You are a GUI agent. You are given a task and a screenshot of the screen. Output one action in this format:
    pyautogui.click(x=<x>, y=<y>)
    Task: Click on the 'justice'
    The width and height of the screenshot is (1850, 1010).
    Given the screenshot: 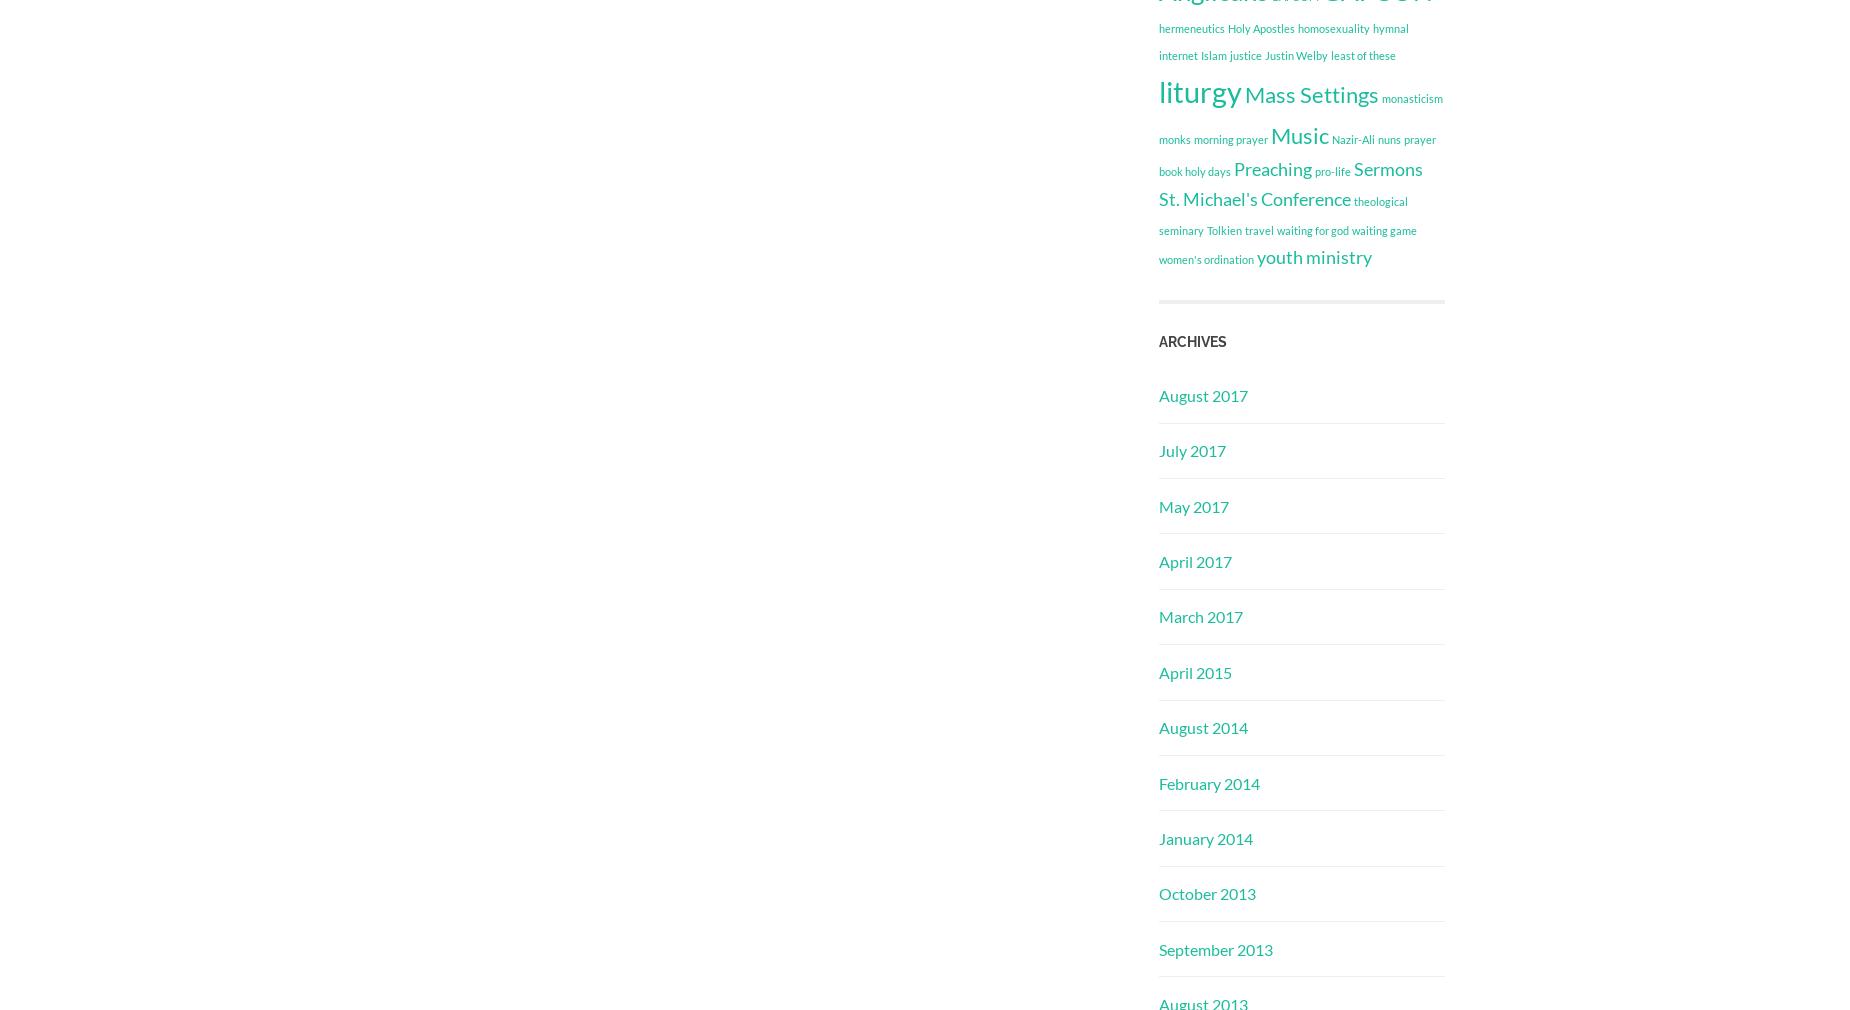 What is the action you would take?
    pyautogui.click(x=1244, y=54)
    